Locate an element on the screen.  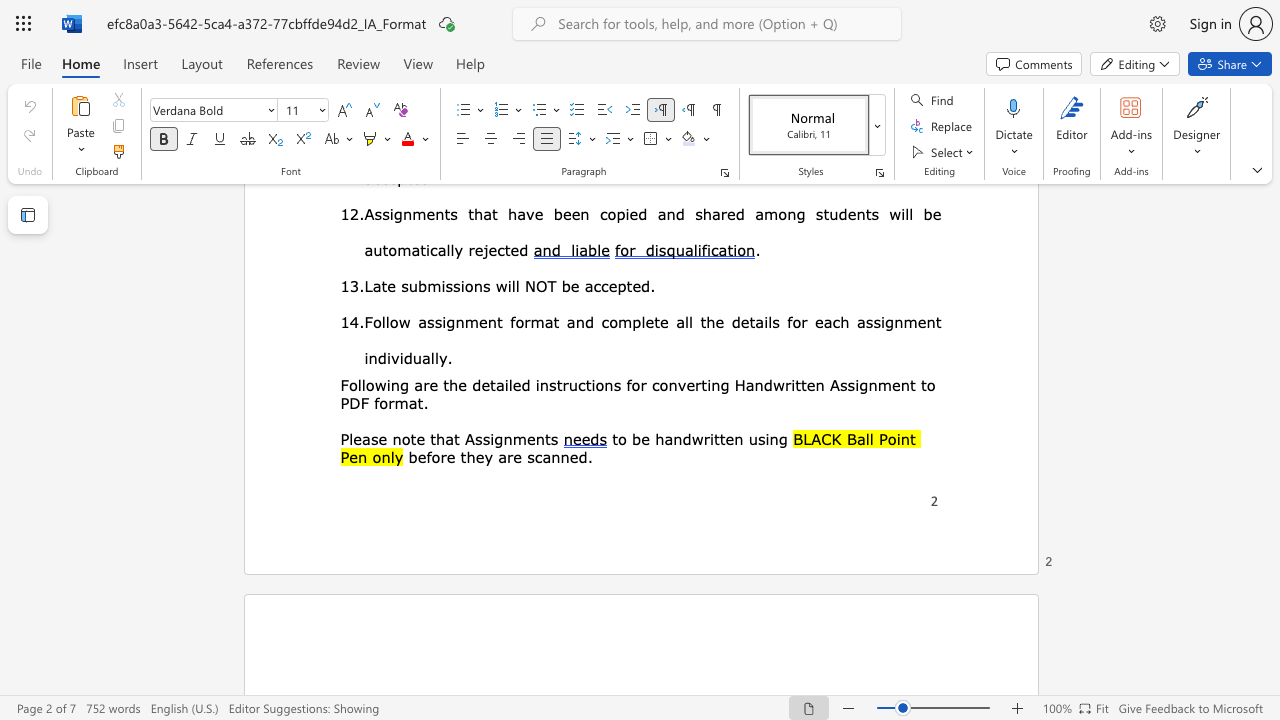
the subset text "int Pen o" within the text "BLACK Ball Point Pen only" is located at coordinates (895, 437).